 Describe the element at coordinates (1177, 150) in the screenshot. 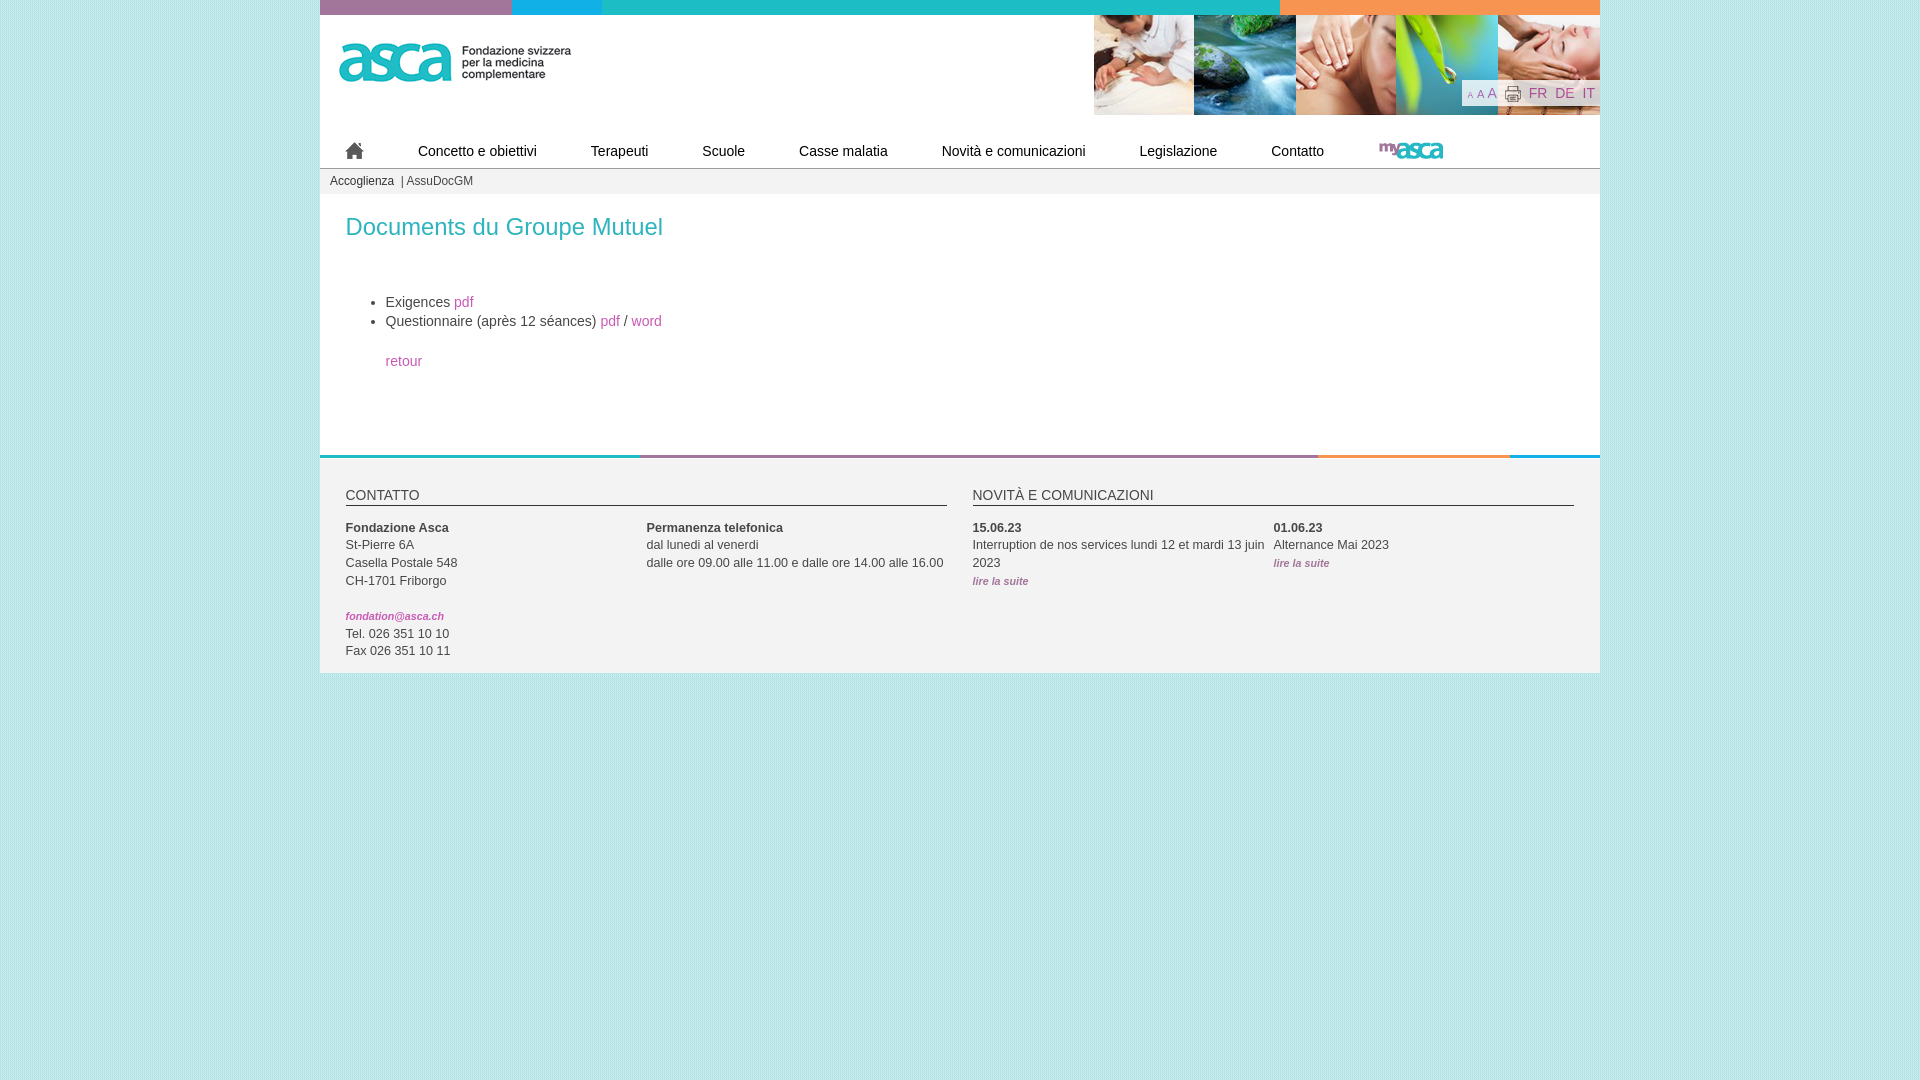

I see `'Legislazione'` at that location.